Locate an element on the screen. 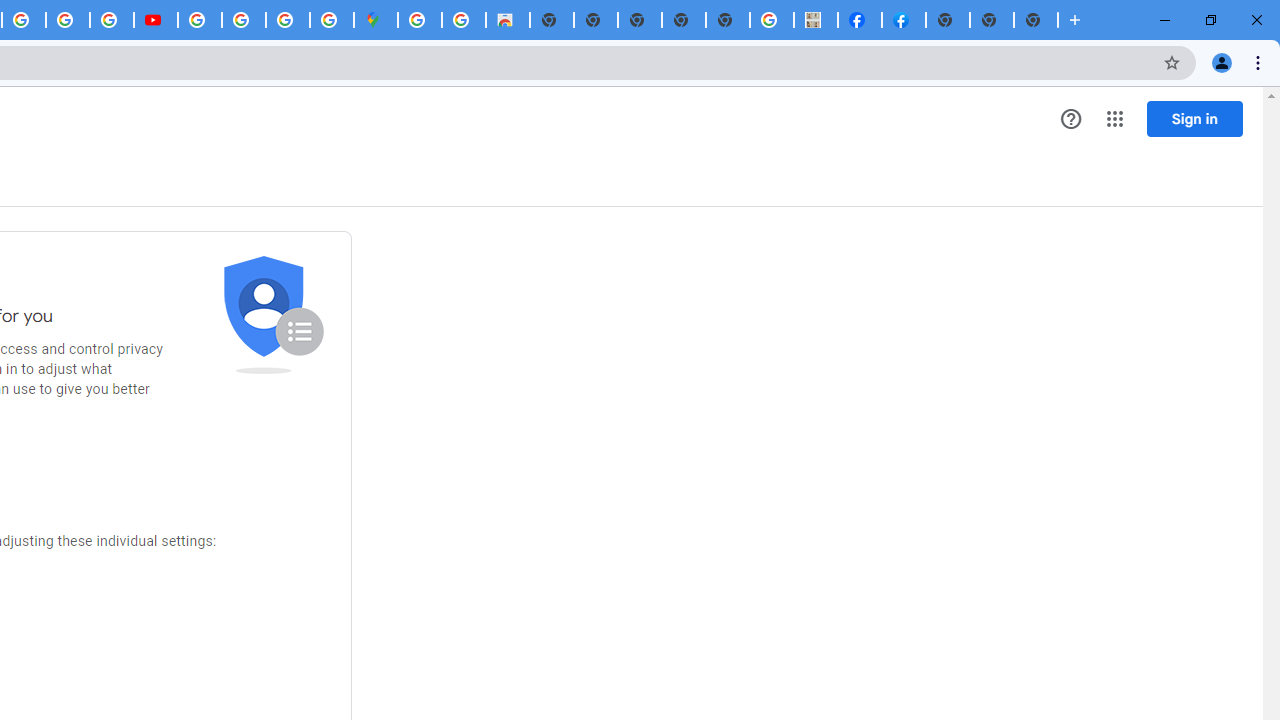  'Privacy Help Center - Policies Help' is located at coordinates (67, 20).